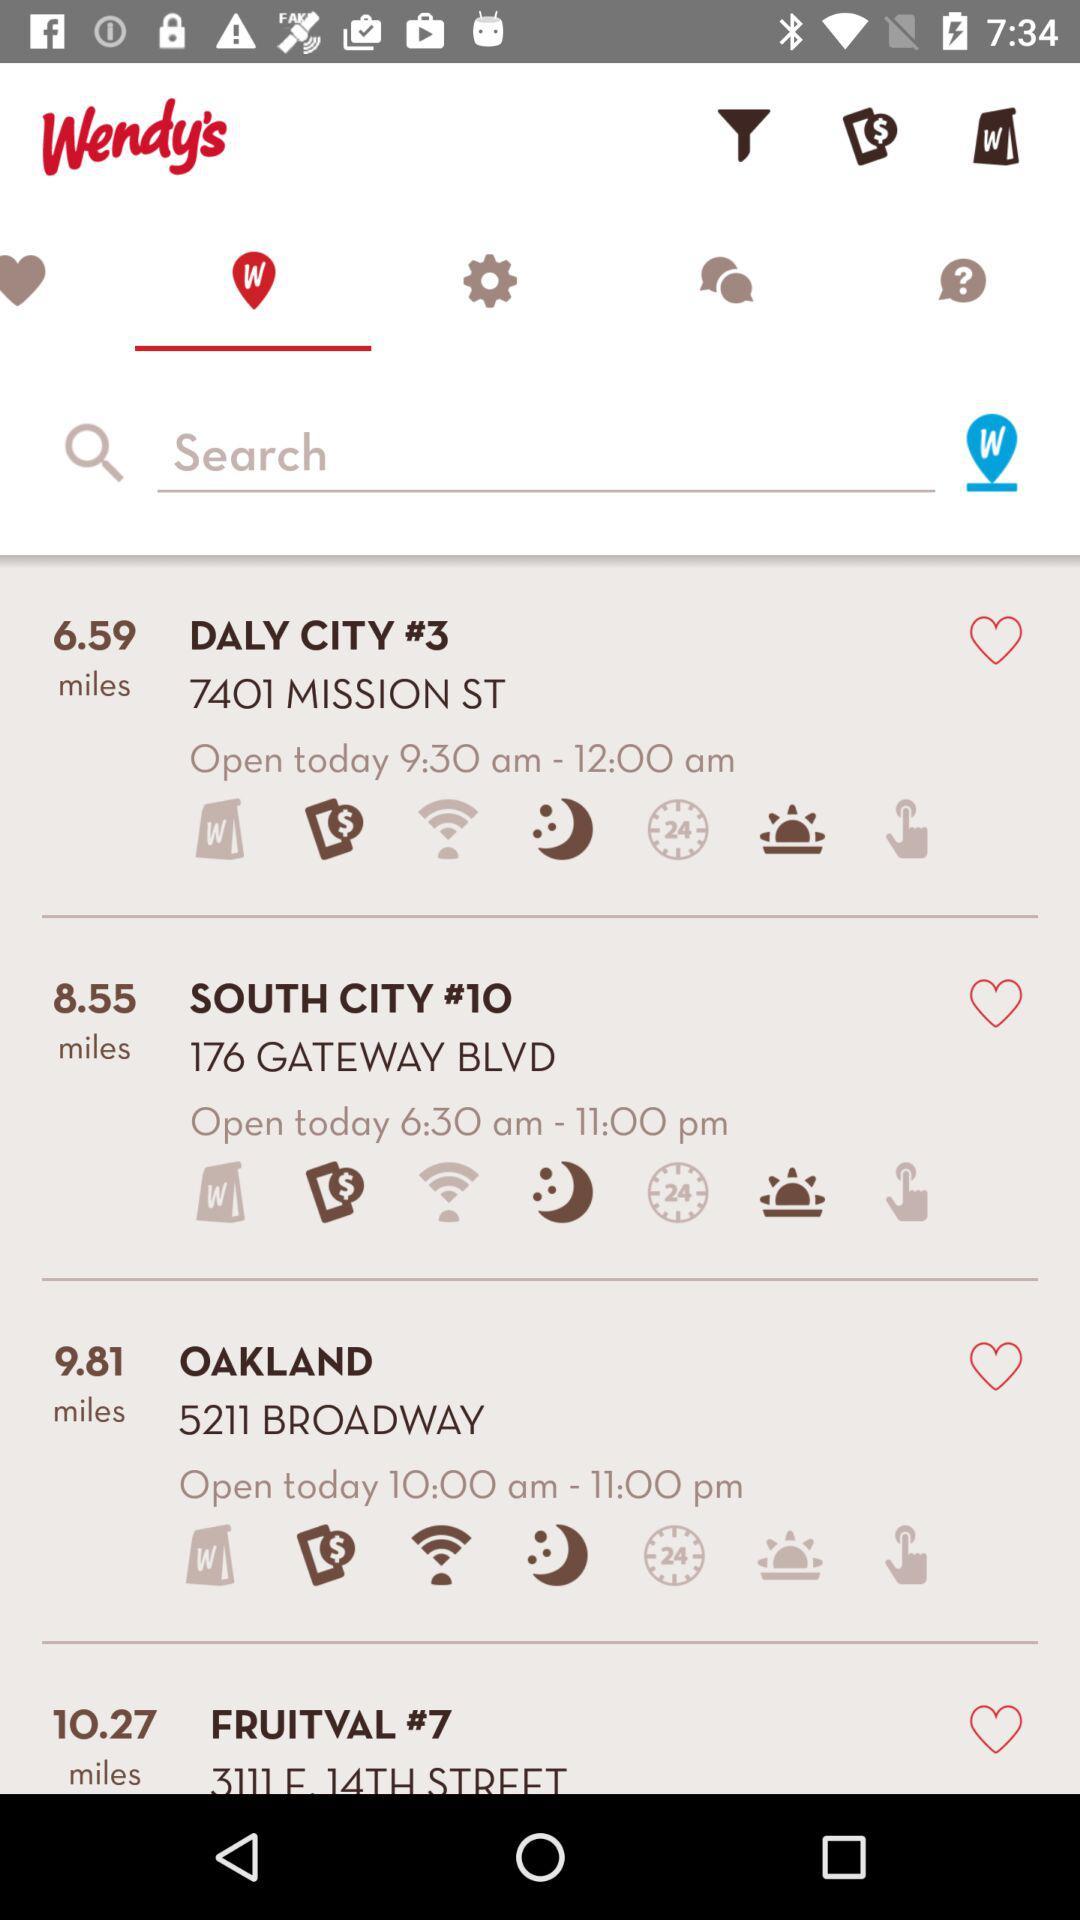  What do you see at coordinates (546, 451) in the screenshot?
I see `search locations` at bounding box center [546, 451].